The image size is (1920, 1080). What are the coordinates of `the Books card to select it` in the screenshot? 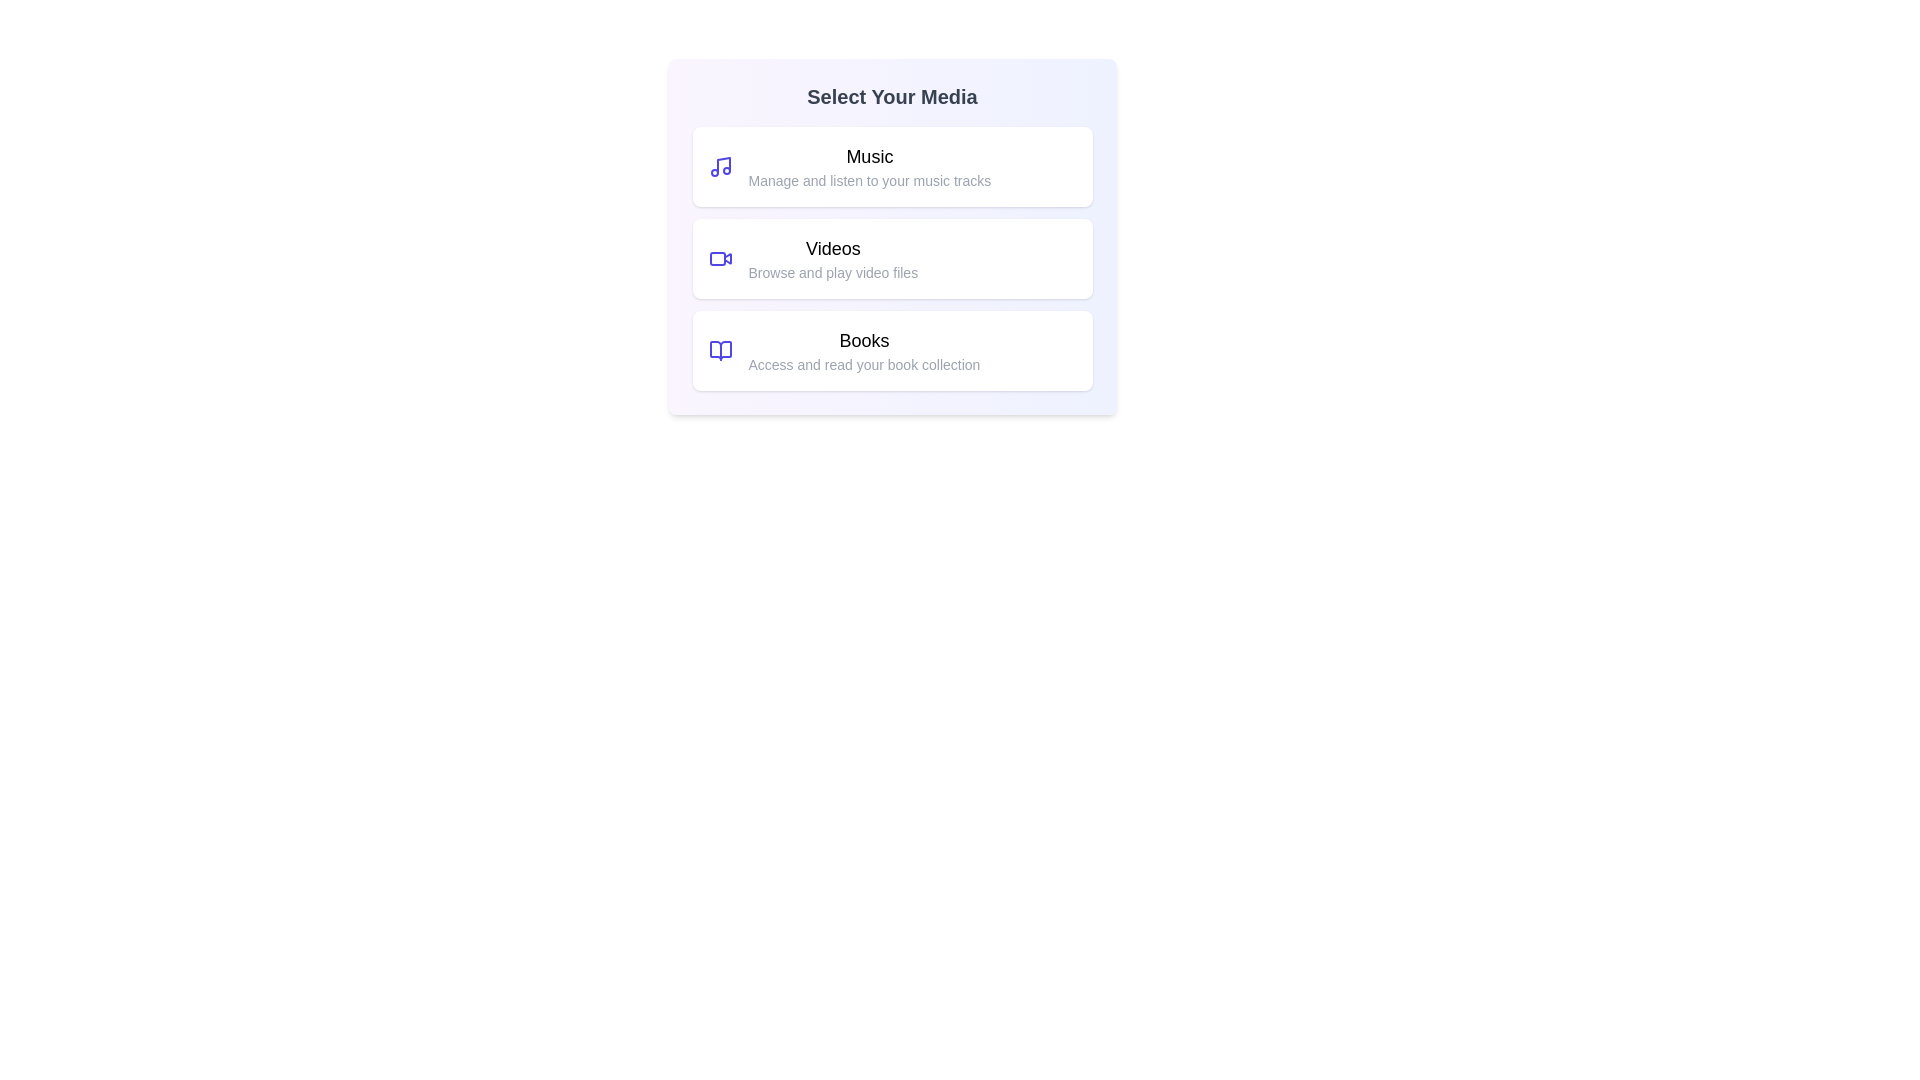 It's located at (891, 350).